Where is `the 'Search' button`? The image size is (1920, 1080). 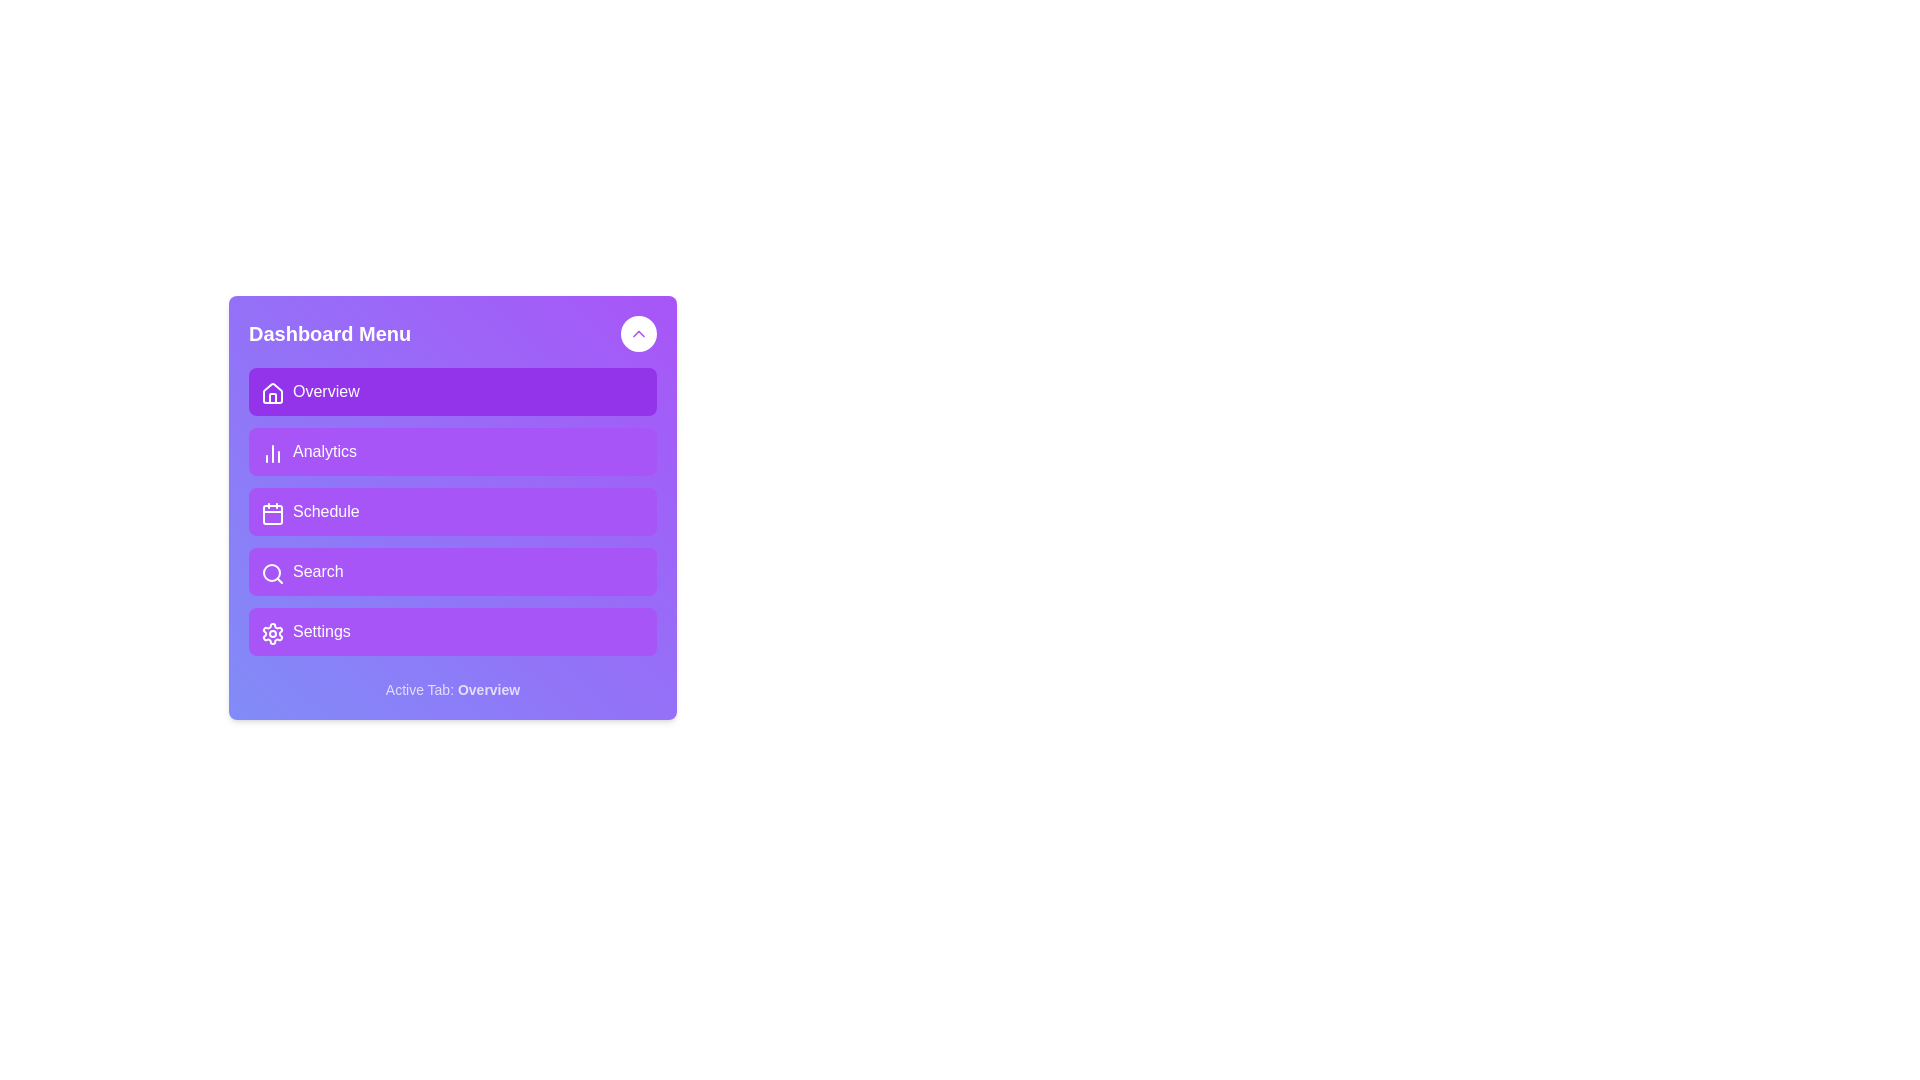
the 'Search' button is located at coordinates (451, 571).